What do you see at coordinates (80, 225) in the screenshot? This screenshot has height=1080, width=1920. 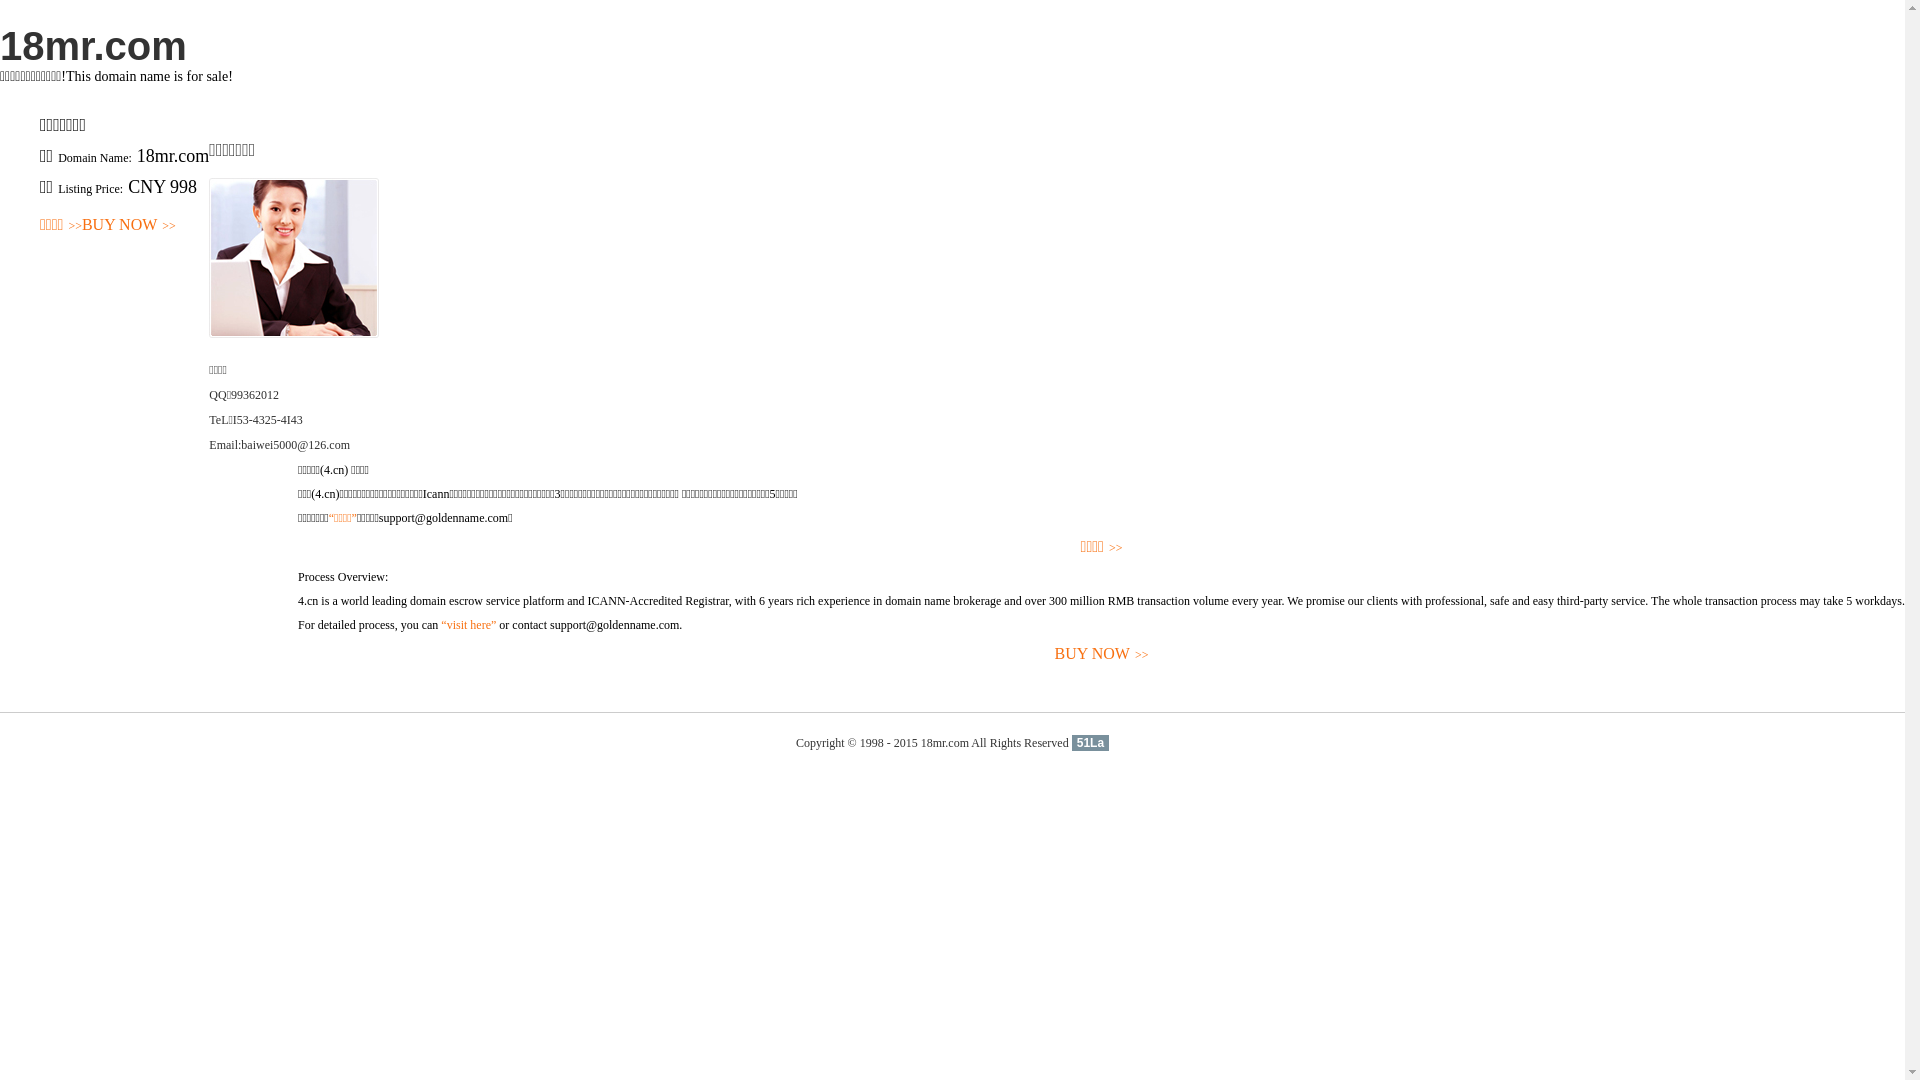 I see `'BUY NOW>>'` at bounding box center [80, 225].